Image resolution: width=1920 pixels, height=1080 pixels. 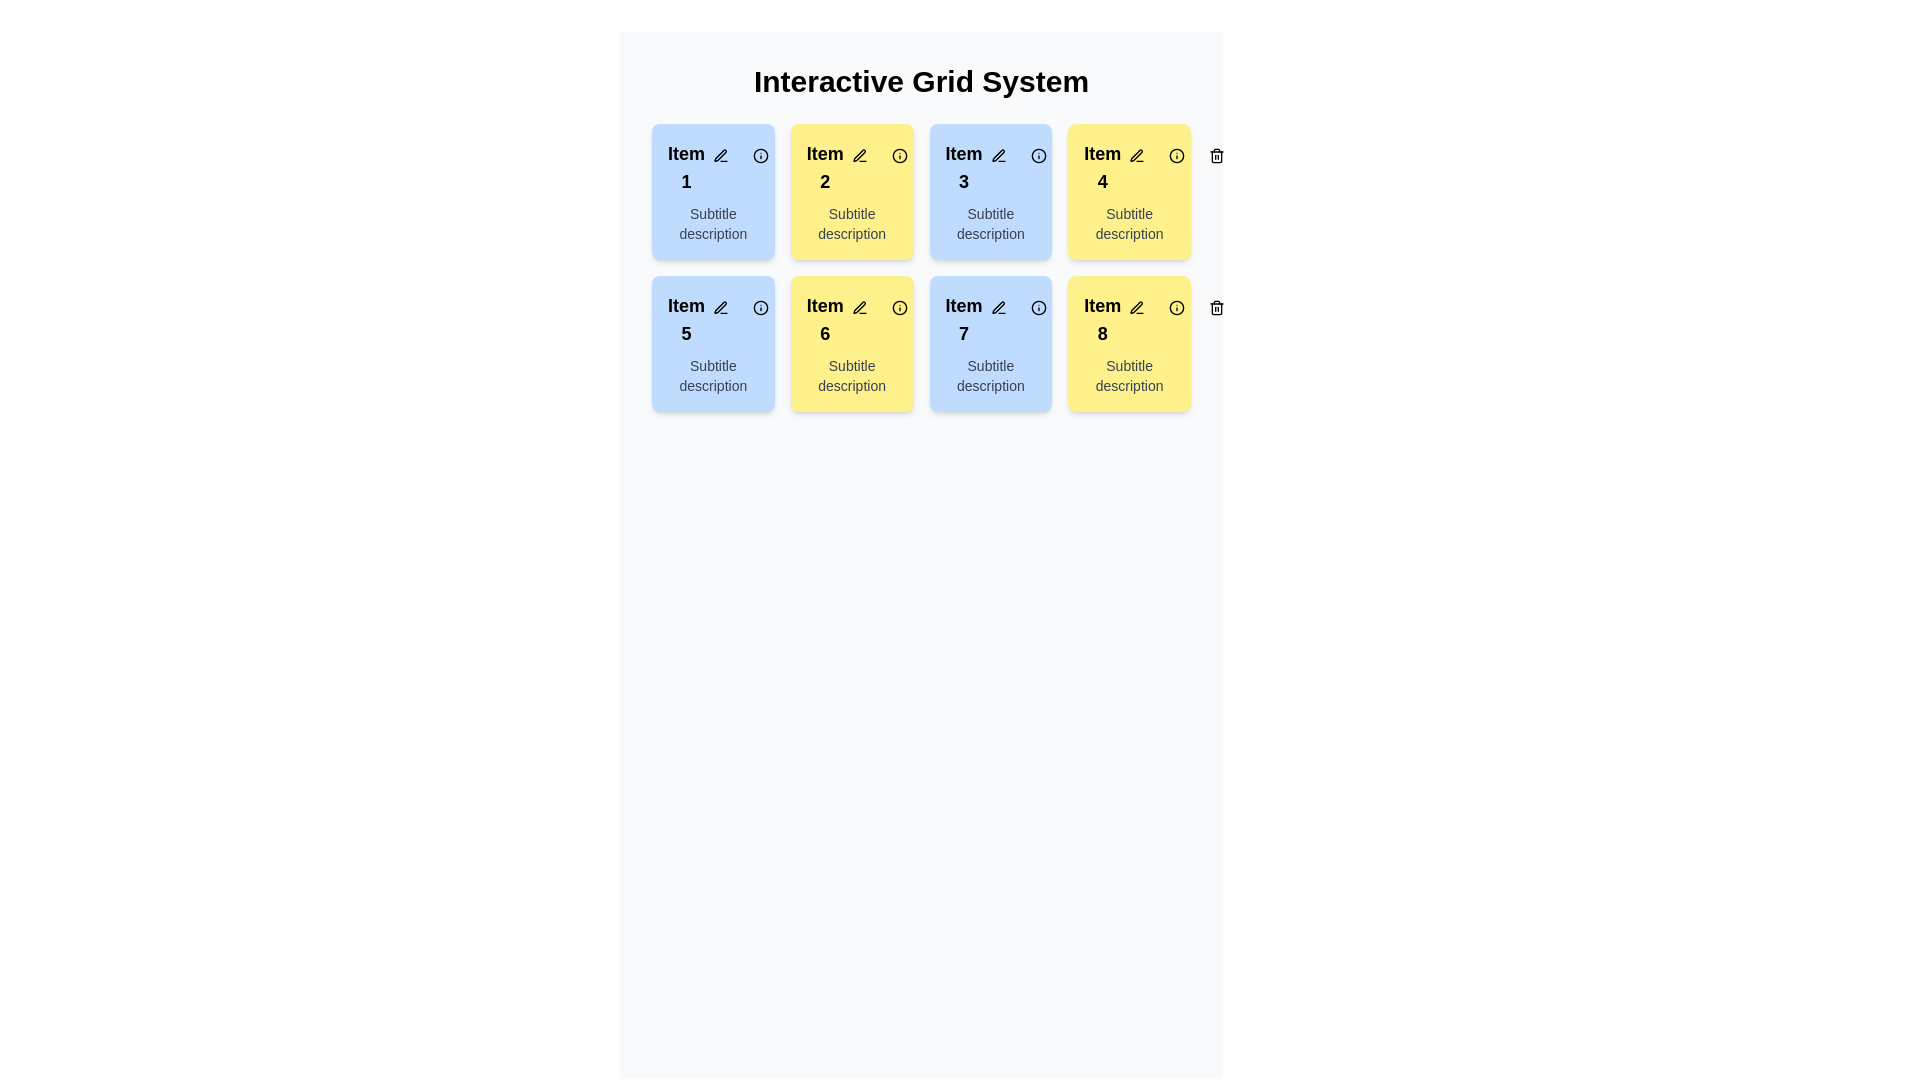 I want to click on the info button located in the first column's card labeled 'Item 1', which is to the right of the pencil icon in the card's header area, so click(x=760, y=154).